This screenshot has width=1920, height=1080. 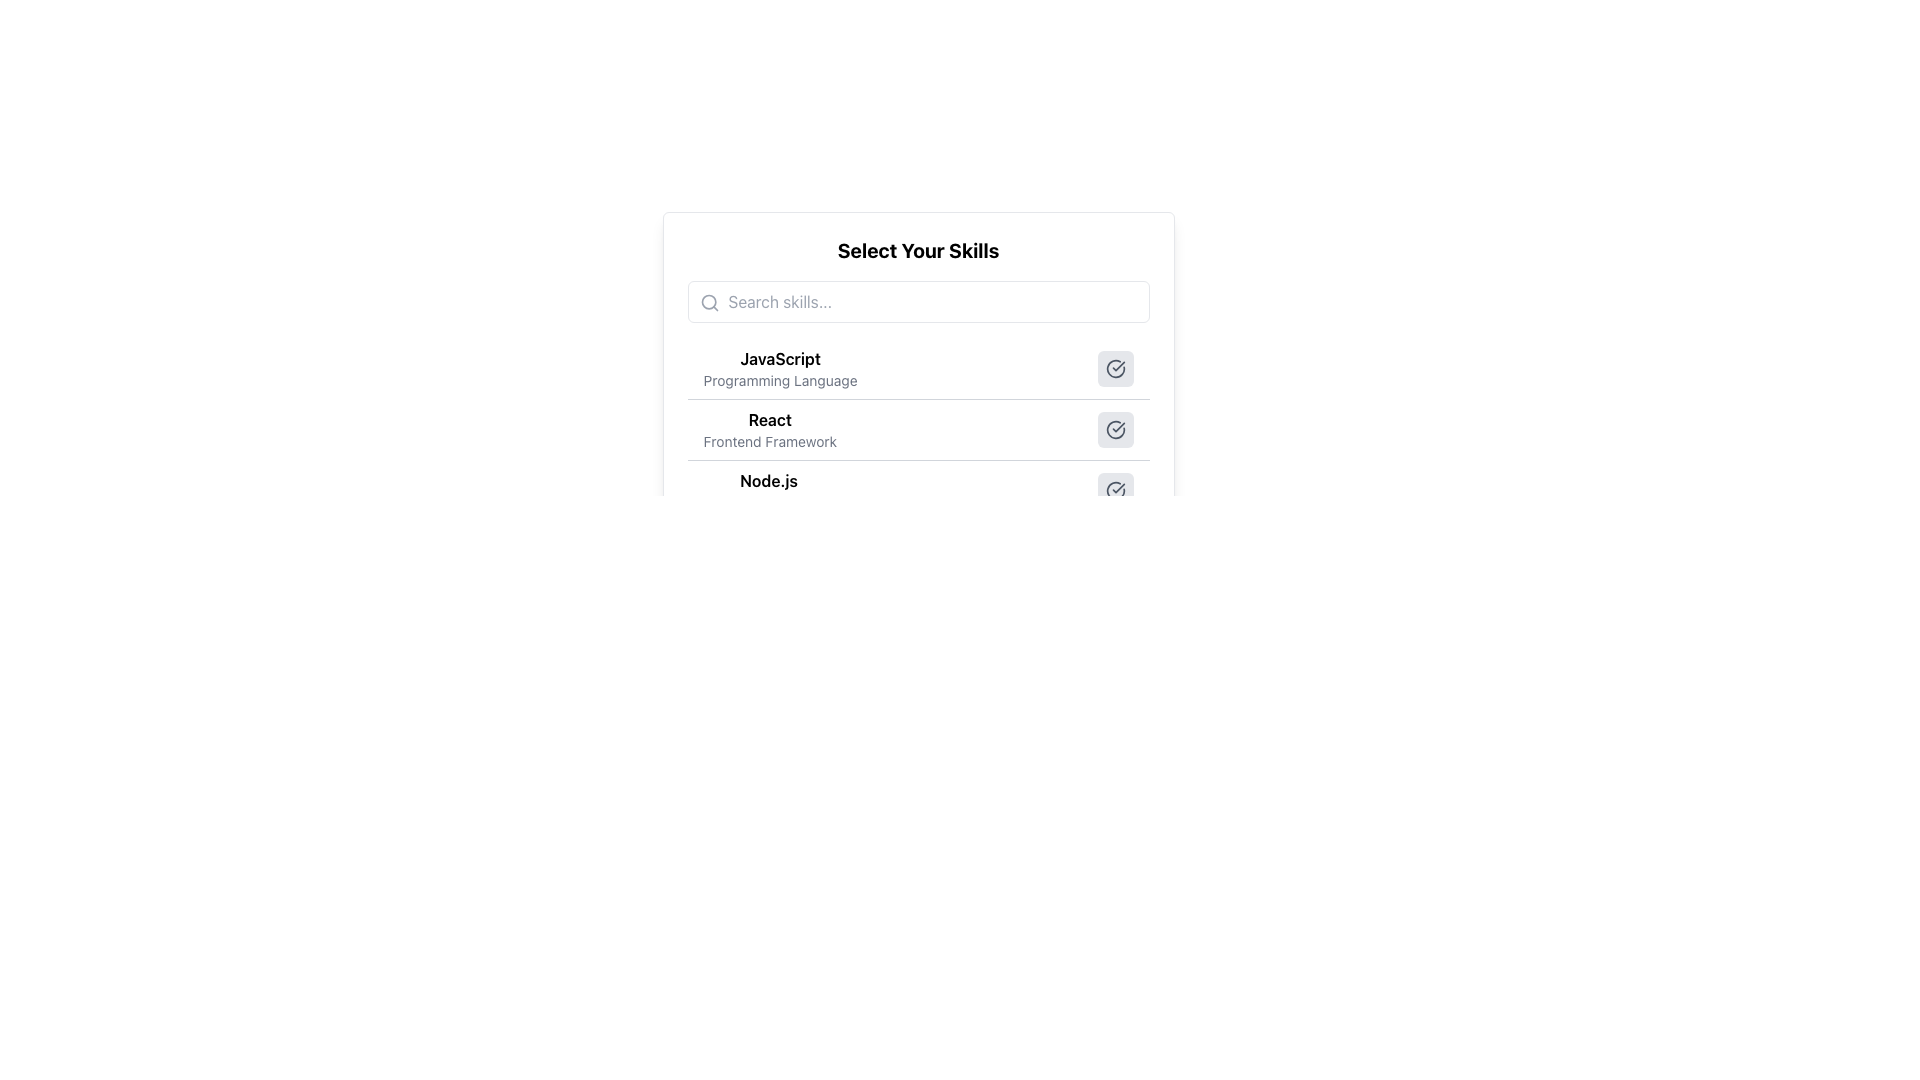 I want to click on the second skill item 'React' in the skills selection list, so click(x=917, y=448).